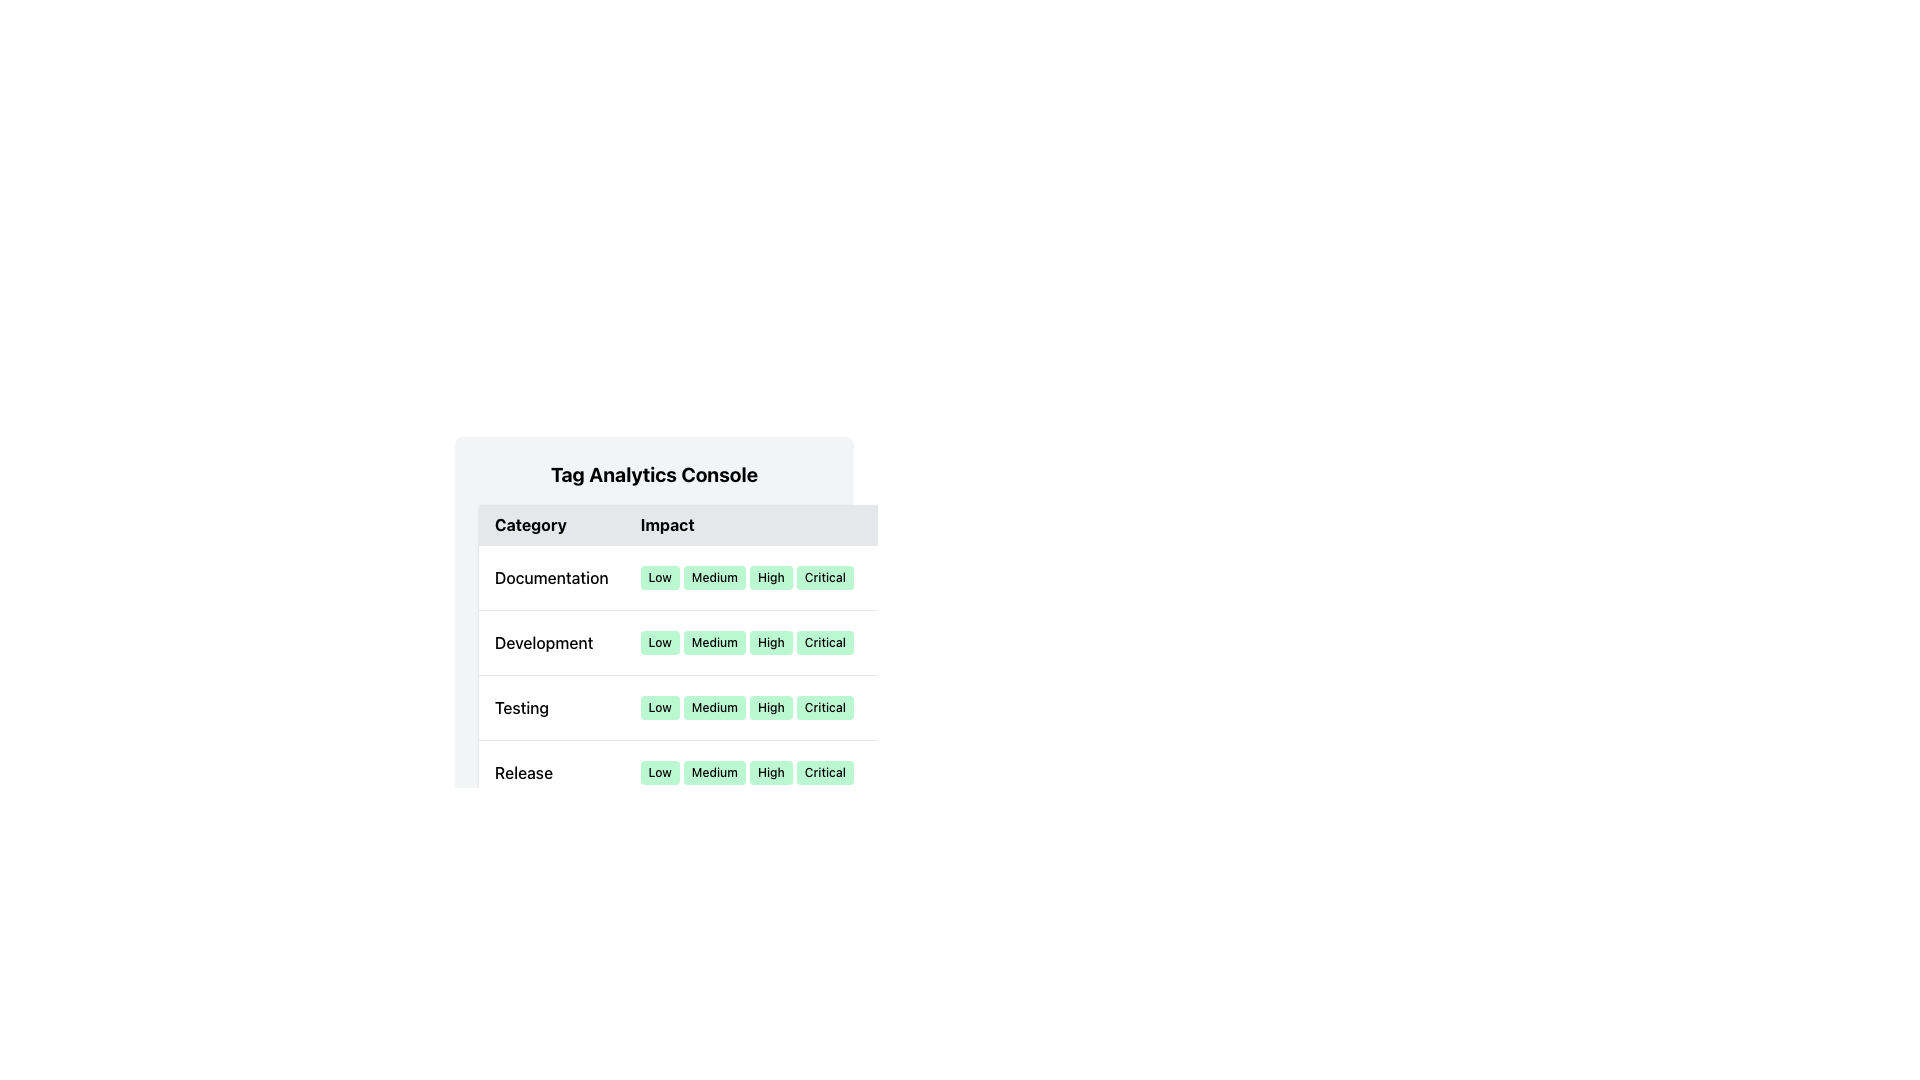 The width and height of the screenshot is (1920, 1080). What do you see at coordinates (551, 578) in the screenshot?
I see `the 'Documentation' text label, which serves as the heading for the 'Category' column in the 'Tag Analytics Console' section` at bounding box center [551, 578].